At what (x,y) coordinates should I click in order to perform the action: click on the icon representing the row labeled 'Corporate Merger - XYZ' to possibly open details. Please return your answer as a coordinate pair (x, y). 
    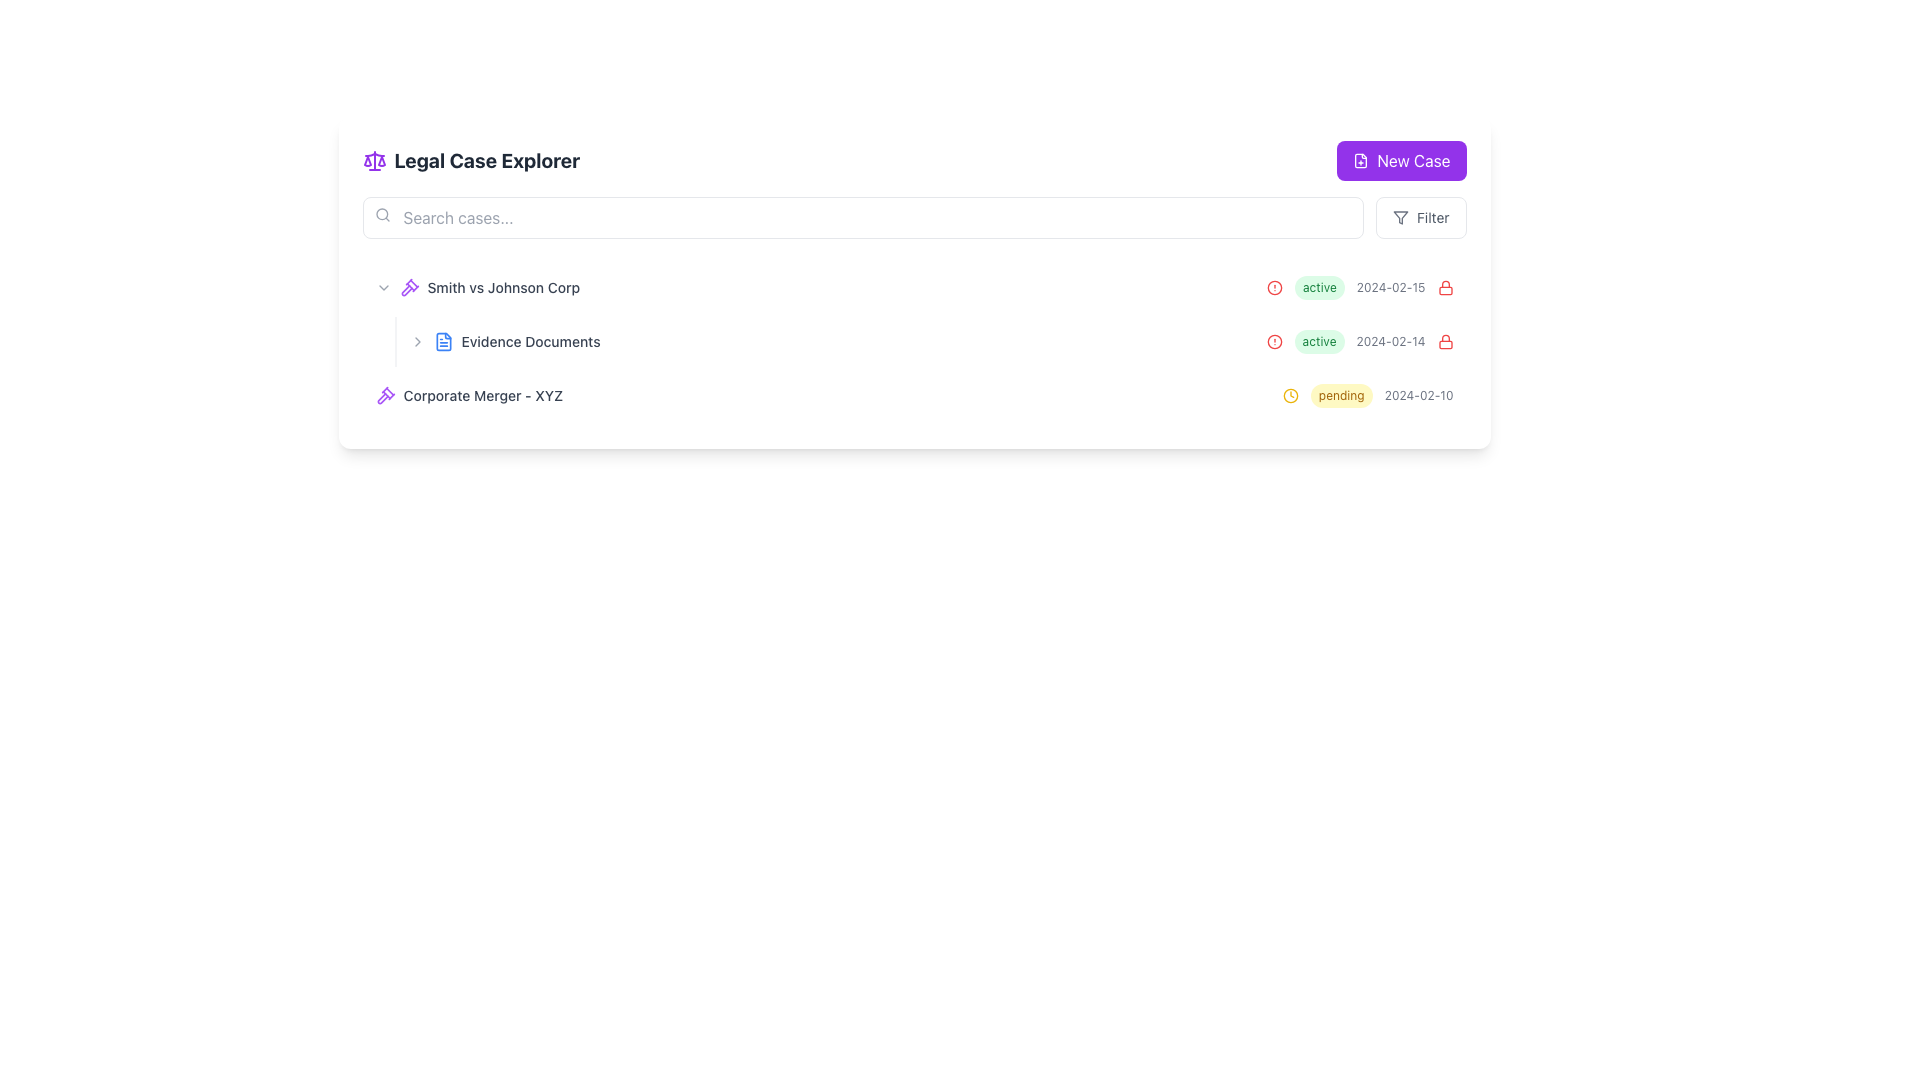
    Looking at the image, I should click on (385, 396).